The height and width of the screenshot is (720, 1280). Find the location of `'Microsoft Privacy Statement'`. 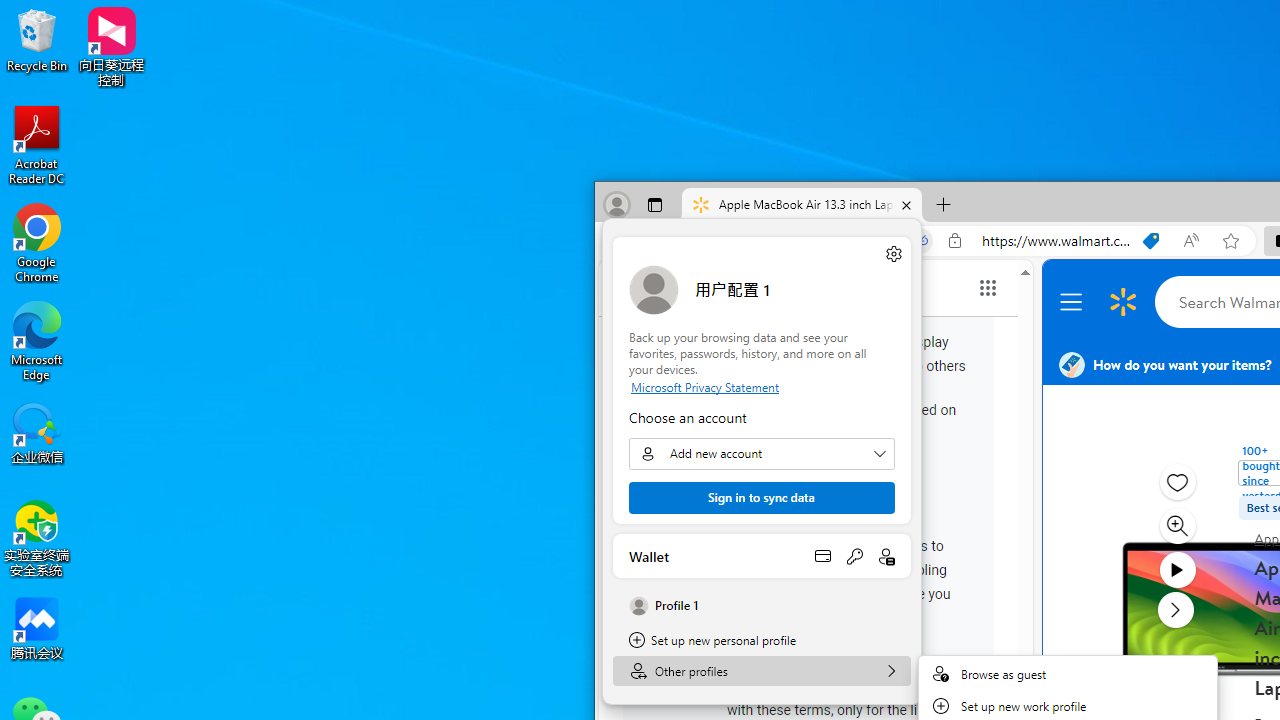

'Microsoft Privacy Statement' is located at coordinates (760, 387).